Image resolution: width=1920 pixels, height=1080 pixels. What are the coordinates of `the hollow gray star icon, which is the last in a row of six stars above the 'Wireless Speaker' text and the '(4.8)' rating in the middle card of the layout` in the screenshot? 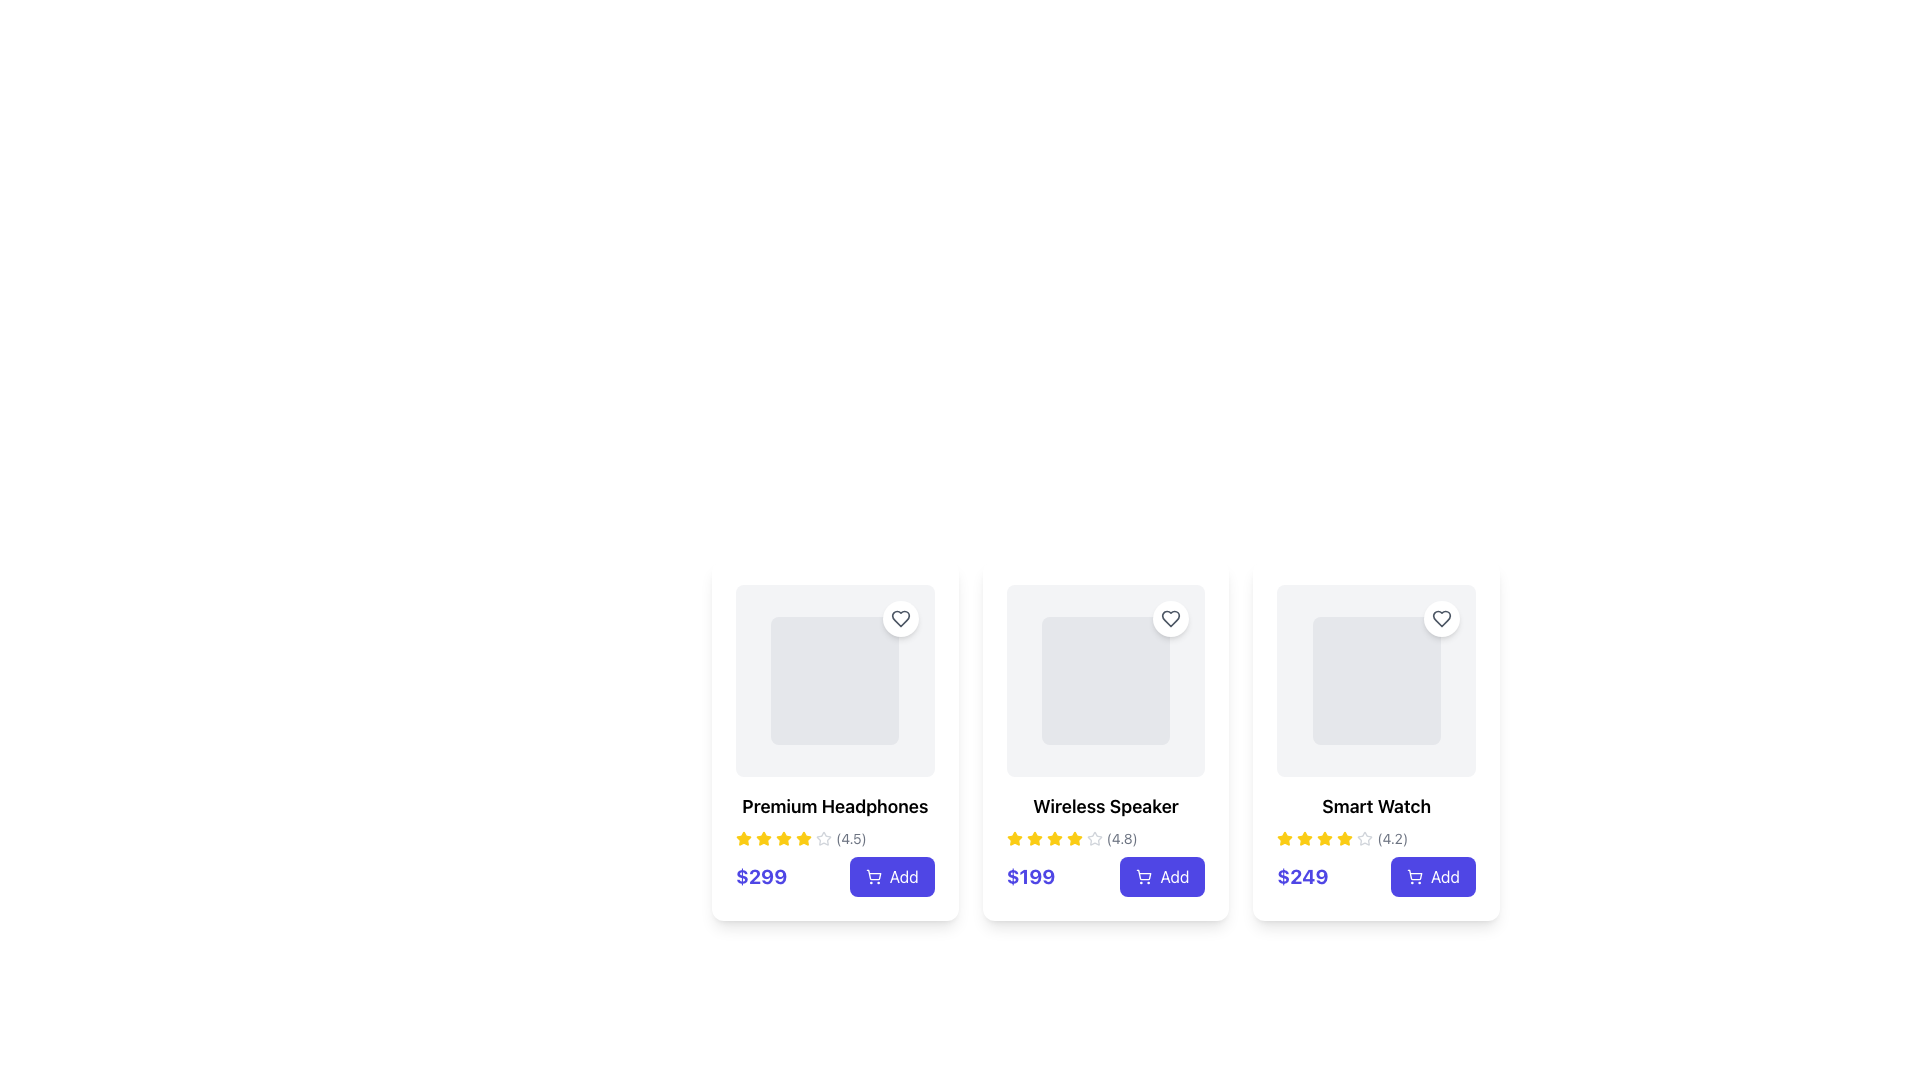 It's located at (1093, 839).